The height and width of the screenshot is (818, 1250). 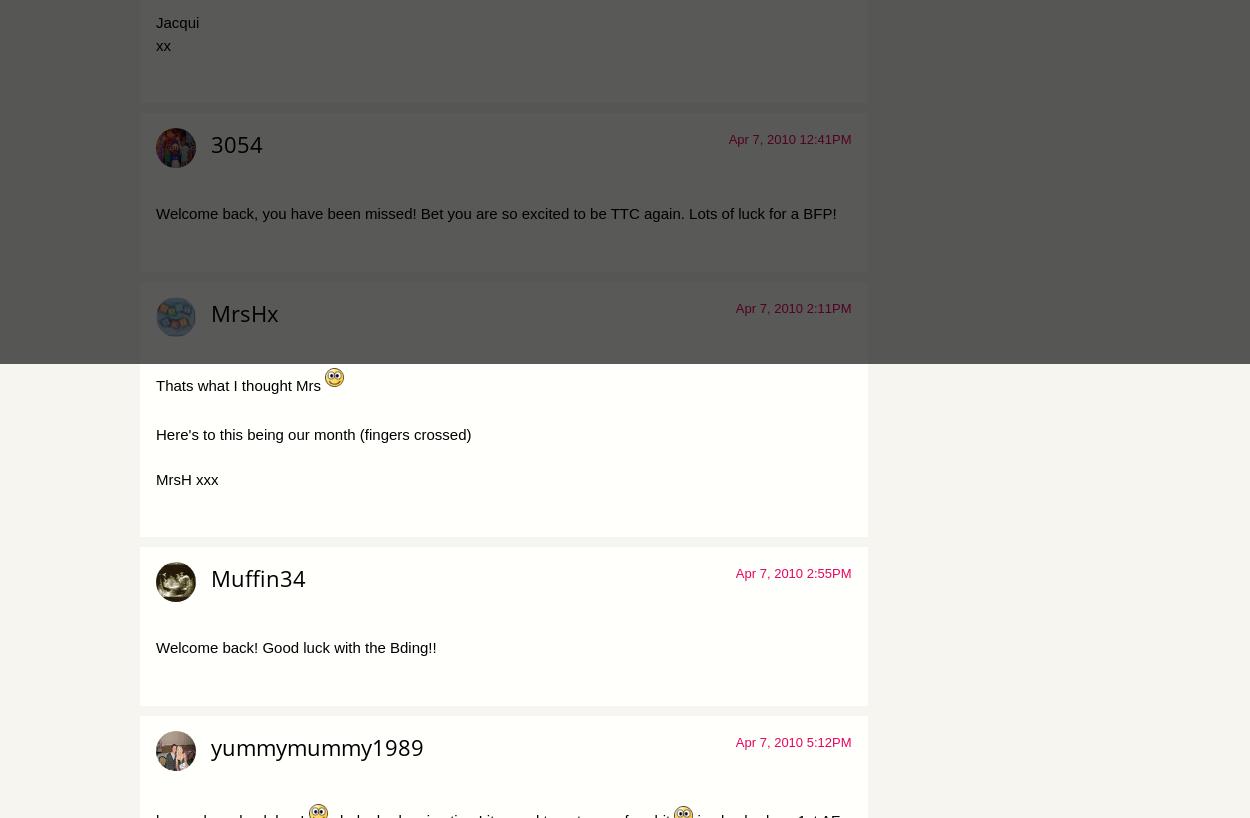 I want to click on 'Here's to this being our month (fingers crossed)', so click(x=312, y=432).